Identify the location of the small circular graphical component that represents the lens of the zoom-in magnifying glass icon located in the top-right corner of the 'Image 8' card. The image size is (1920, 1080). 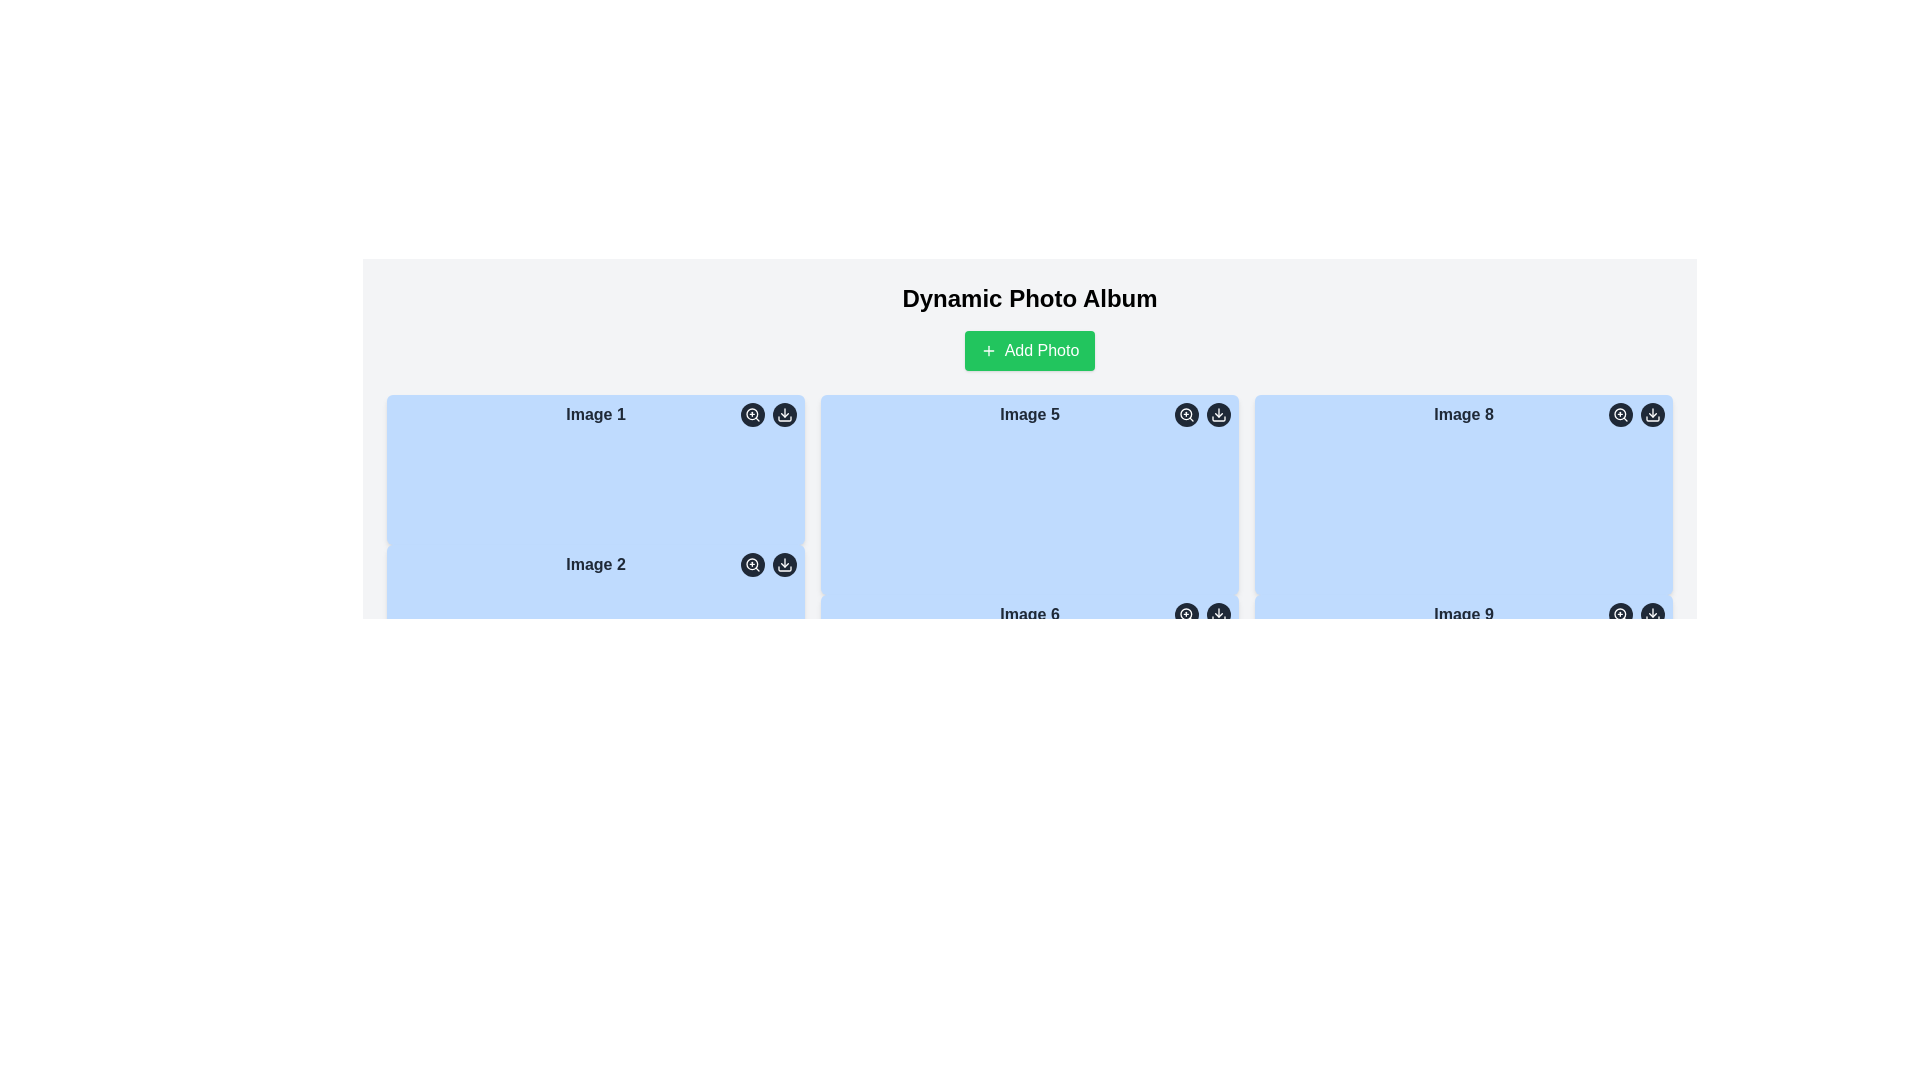
(1620, 413).